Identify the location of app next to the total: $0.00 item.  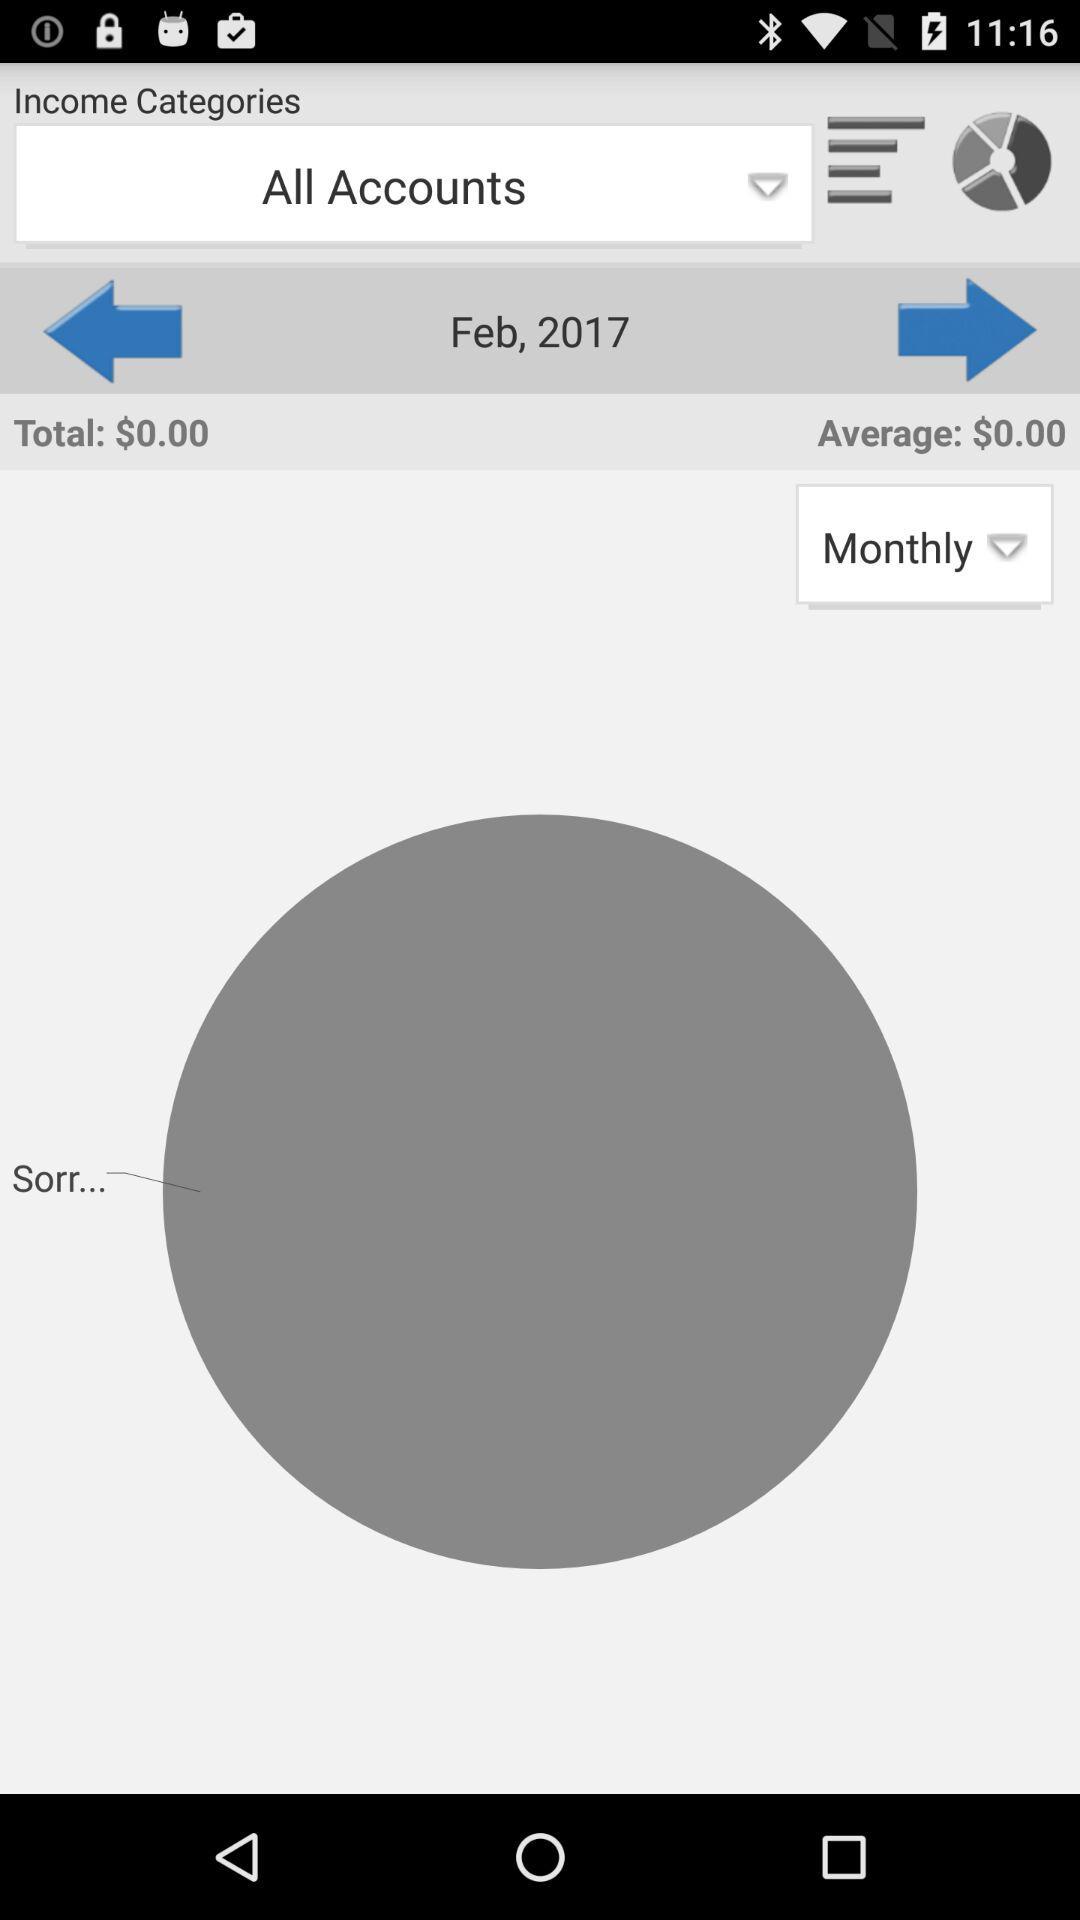
(924, 546).